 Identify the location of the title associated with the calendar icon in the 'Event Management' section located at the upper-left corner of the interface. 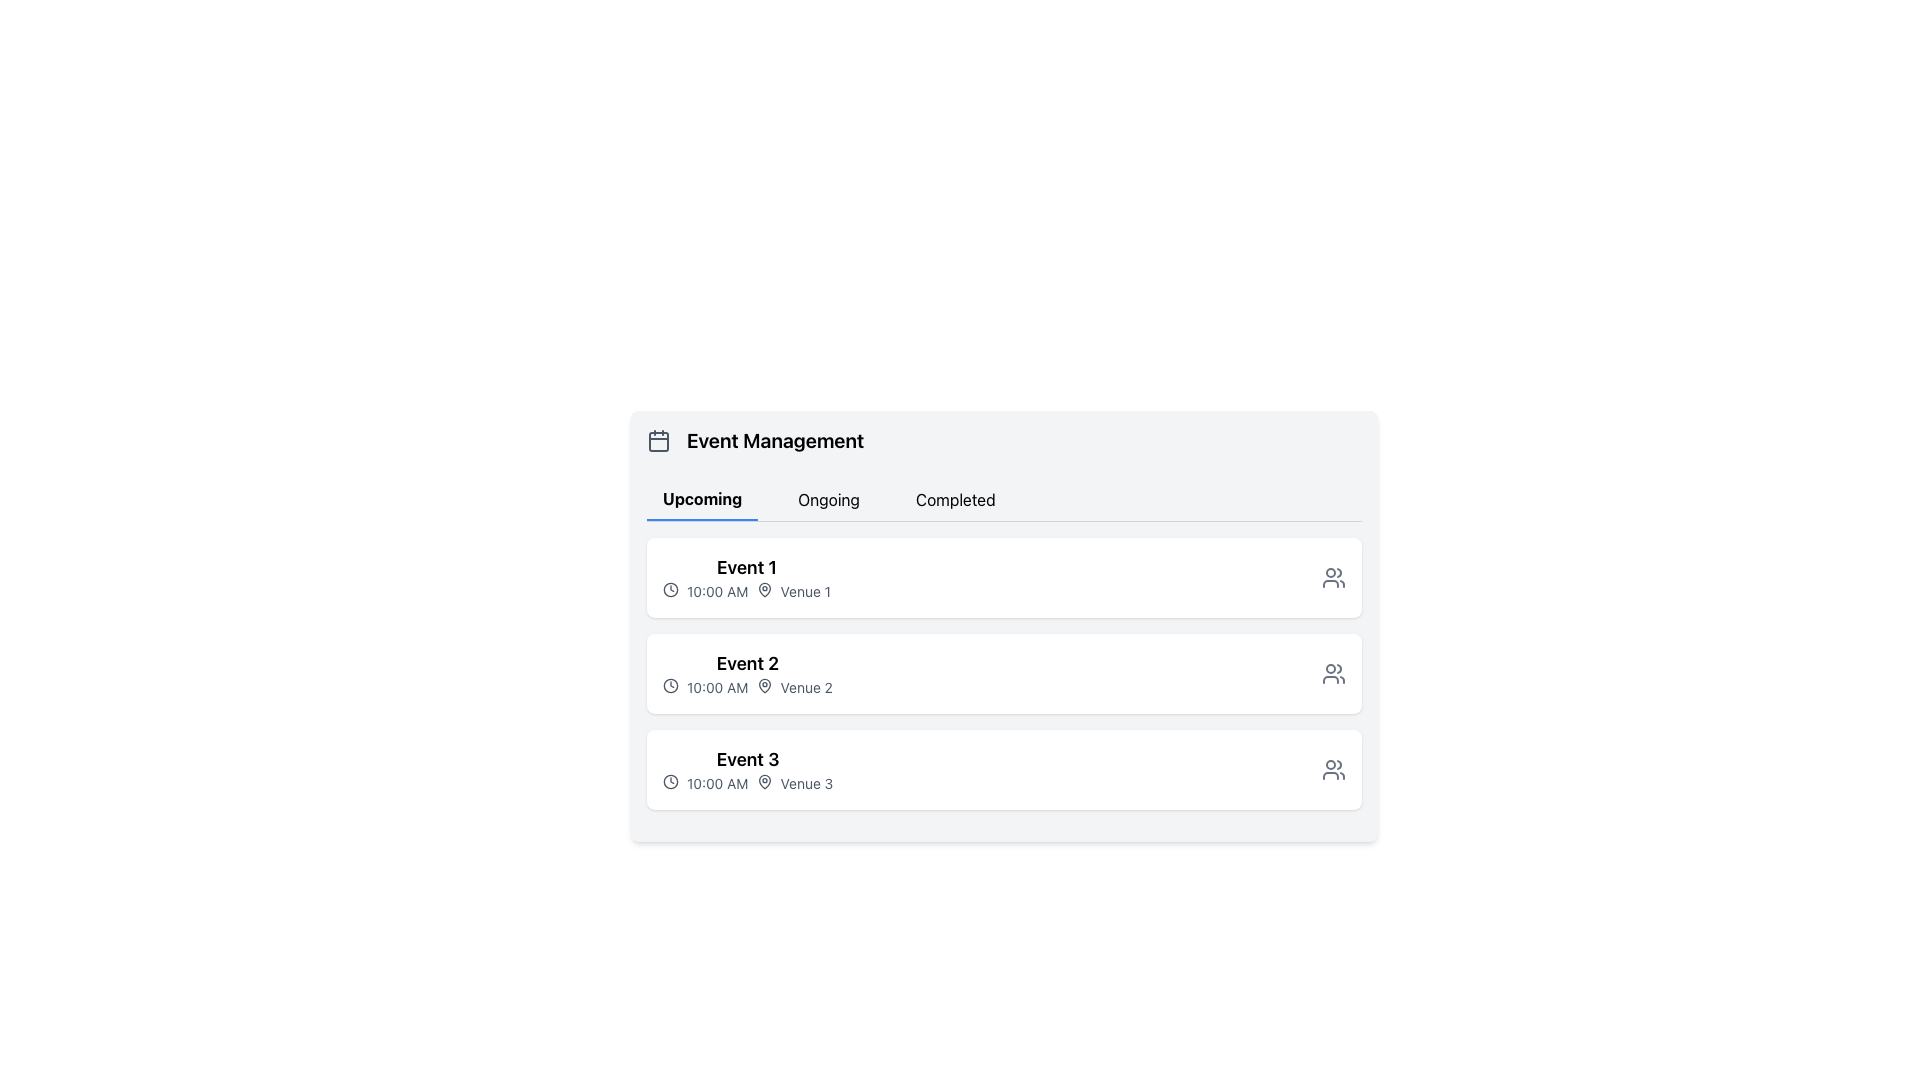
(658, 441).